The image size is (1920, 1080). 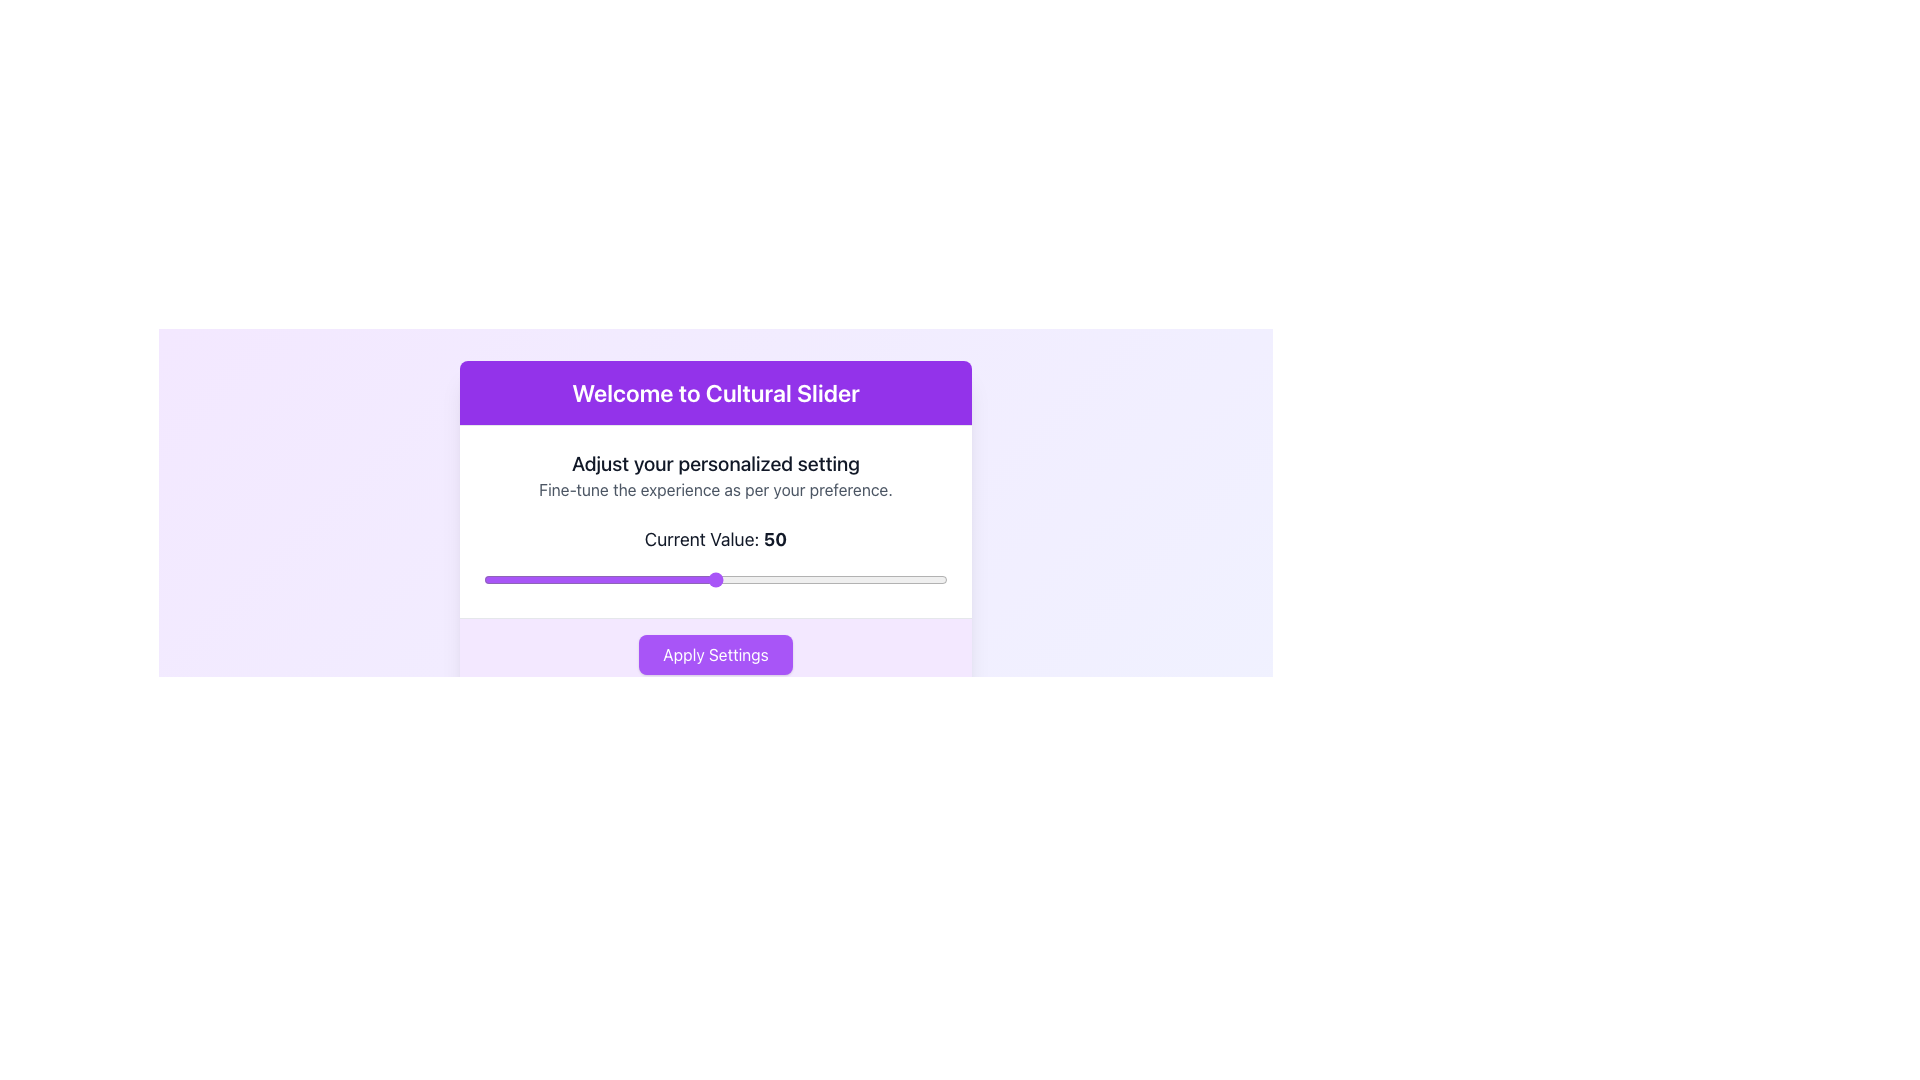 I want to click on slider value, so click(x=571, y=579).